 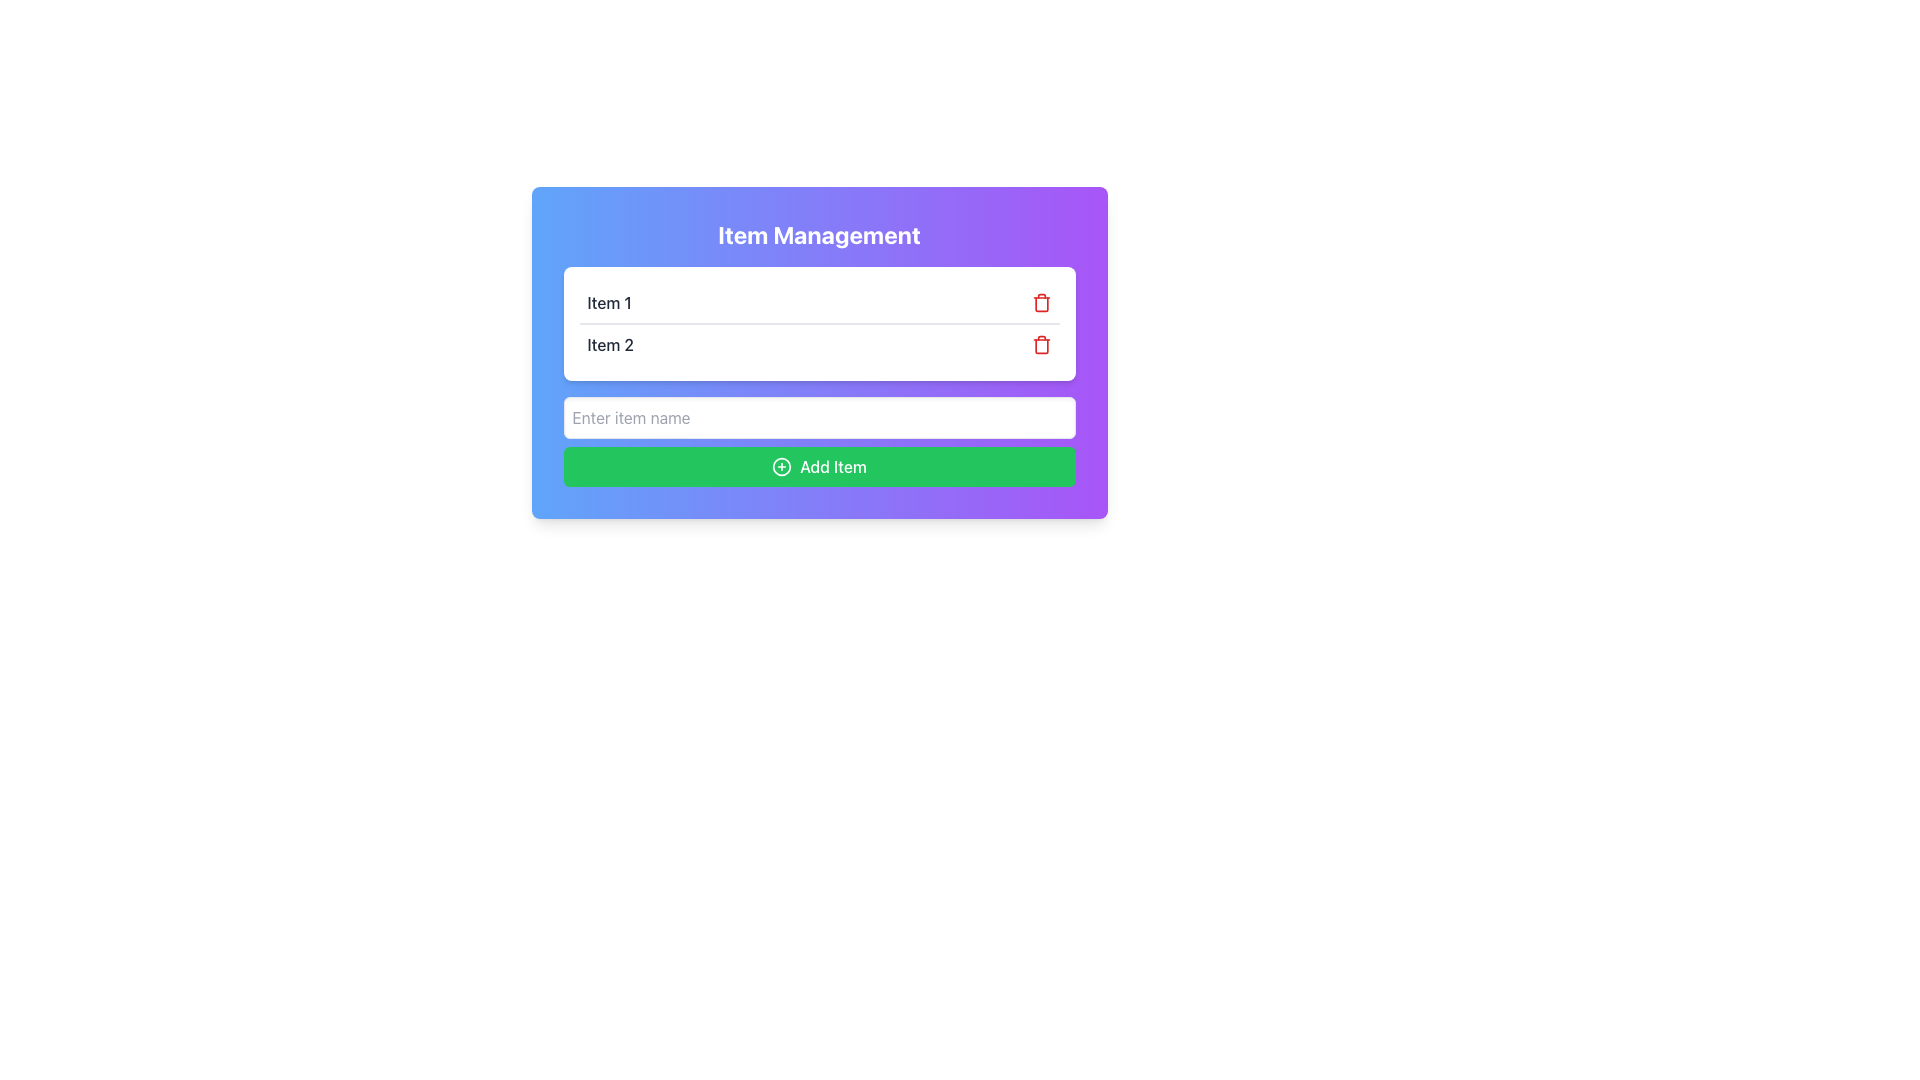 What do you see at coordinates (819, 466) in the screenshot?
I see `the 'Add' button located just below the 'Enter item name' text input field` at bounding box center [819, 466].